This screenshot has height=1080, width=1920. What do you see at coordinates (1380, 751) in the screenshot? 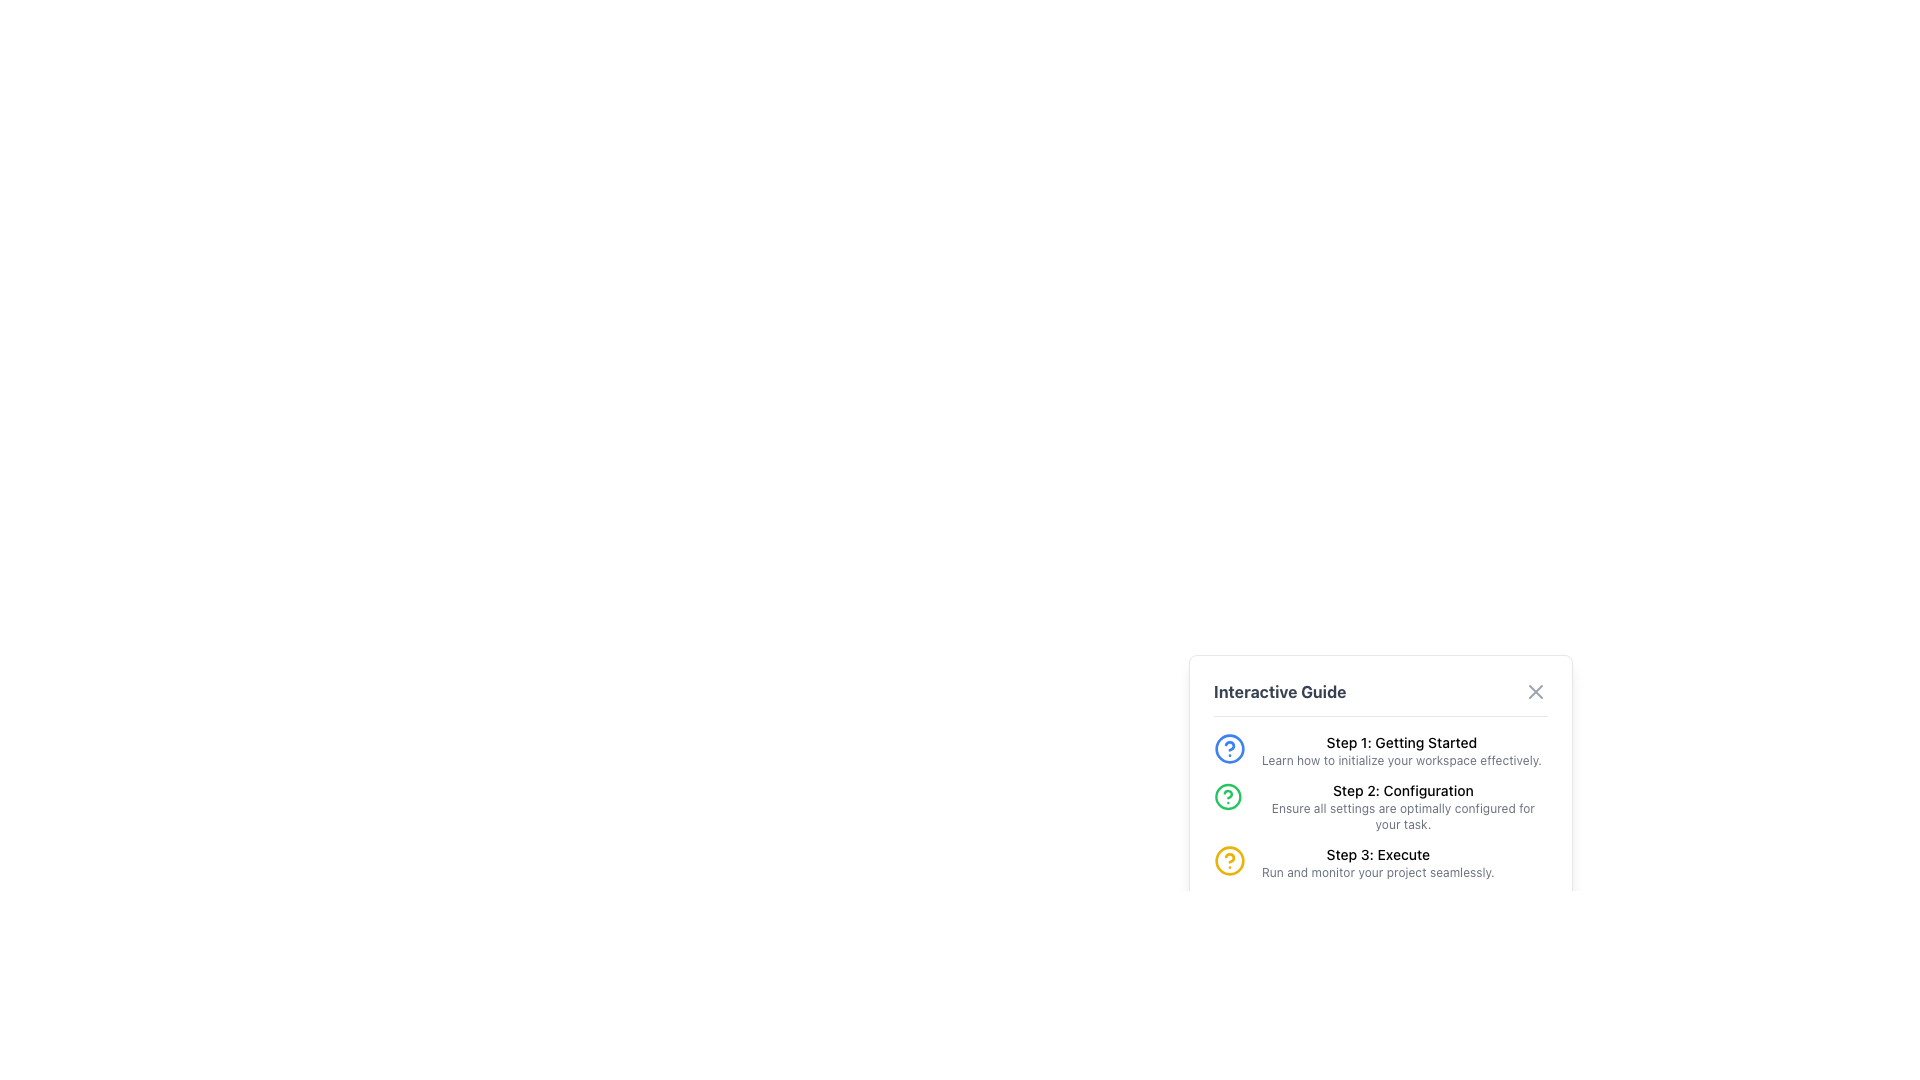
I see `the Informational step card located at the top of the 'Interactive Guide' section` at bounding box center [1380, 751].